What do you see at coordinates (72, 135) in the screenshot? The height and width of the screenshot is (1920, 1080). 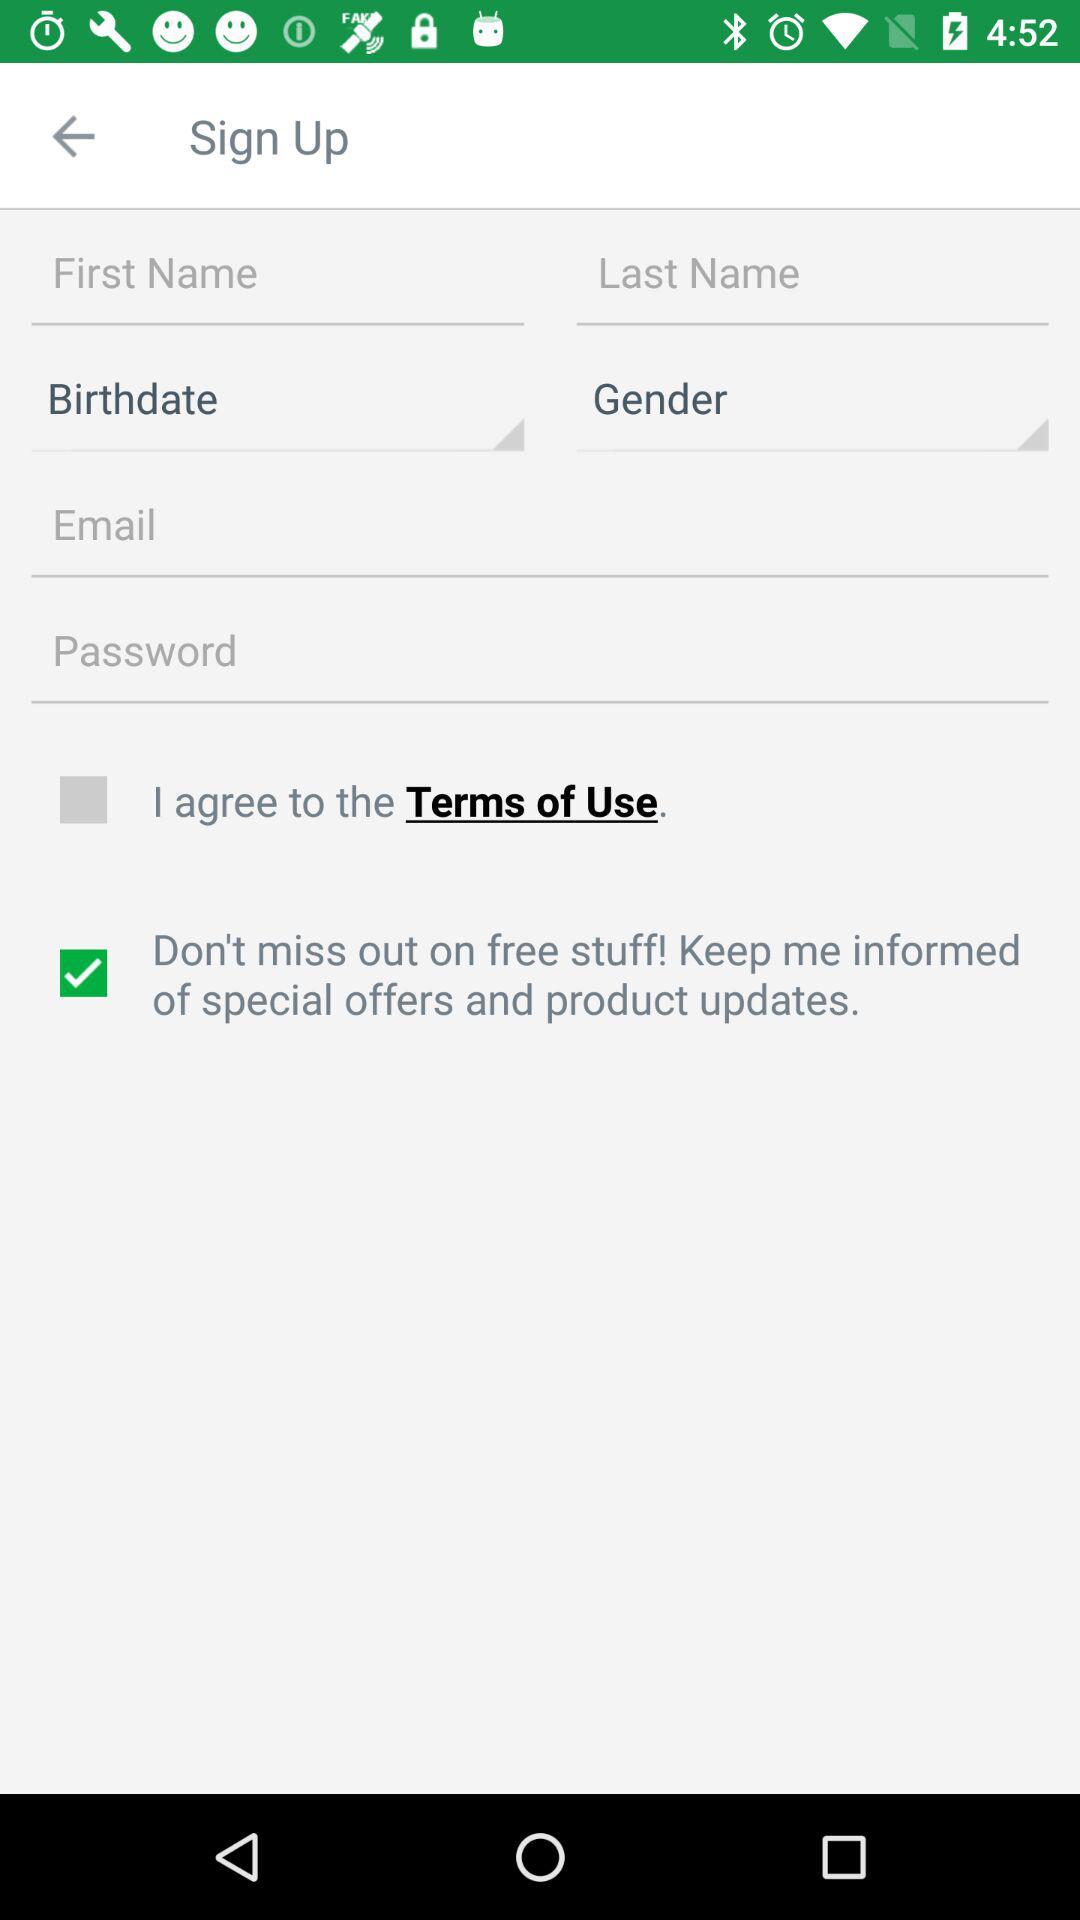 I see `the icon next to the sign up` at bounding box center [72, 135].